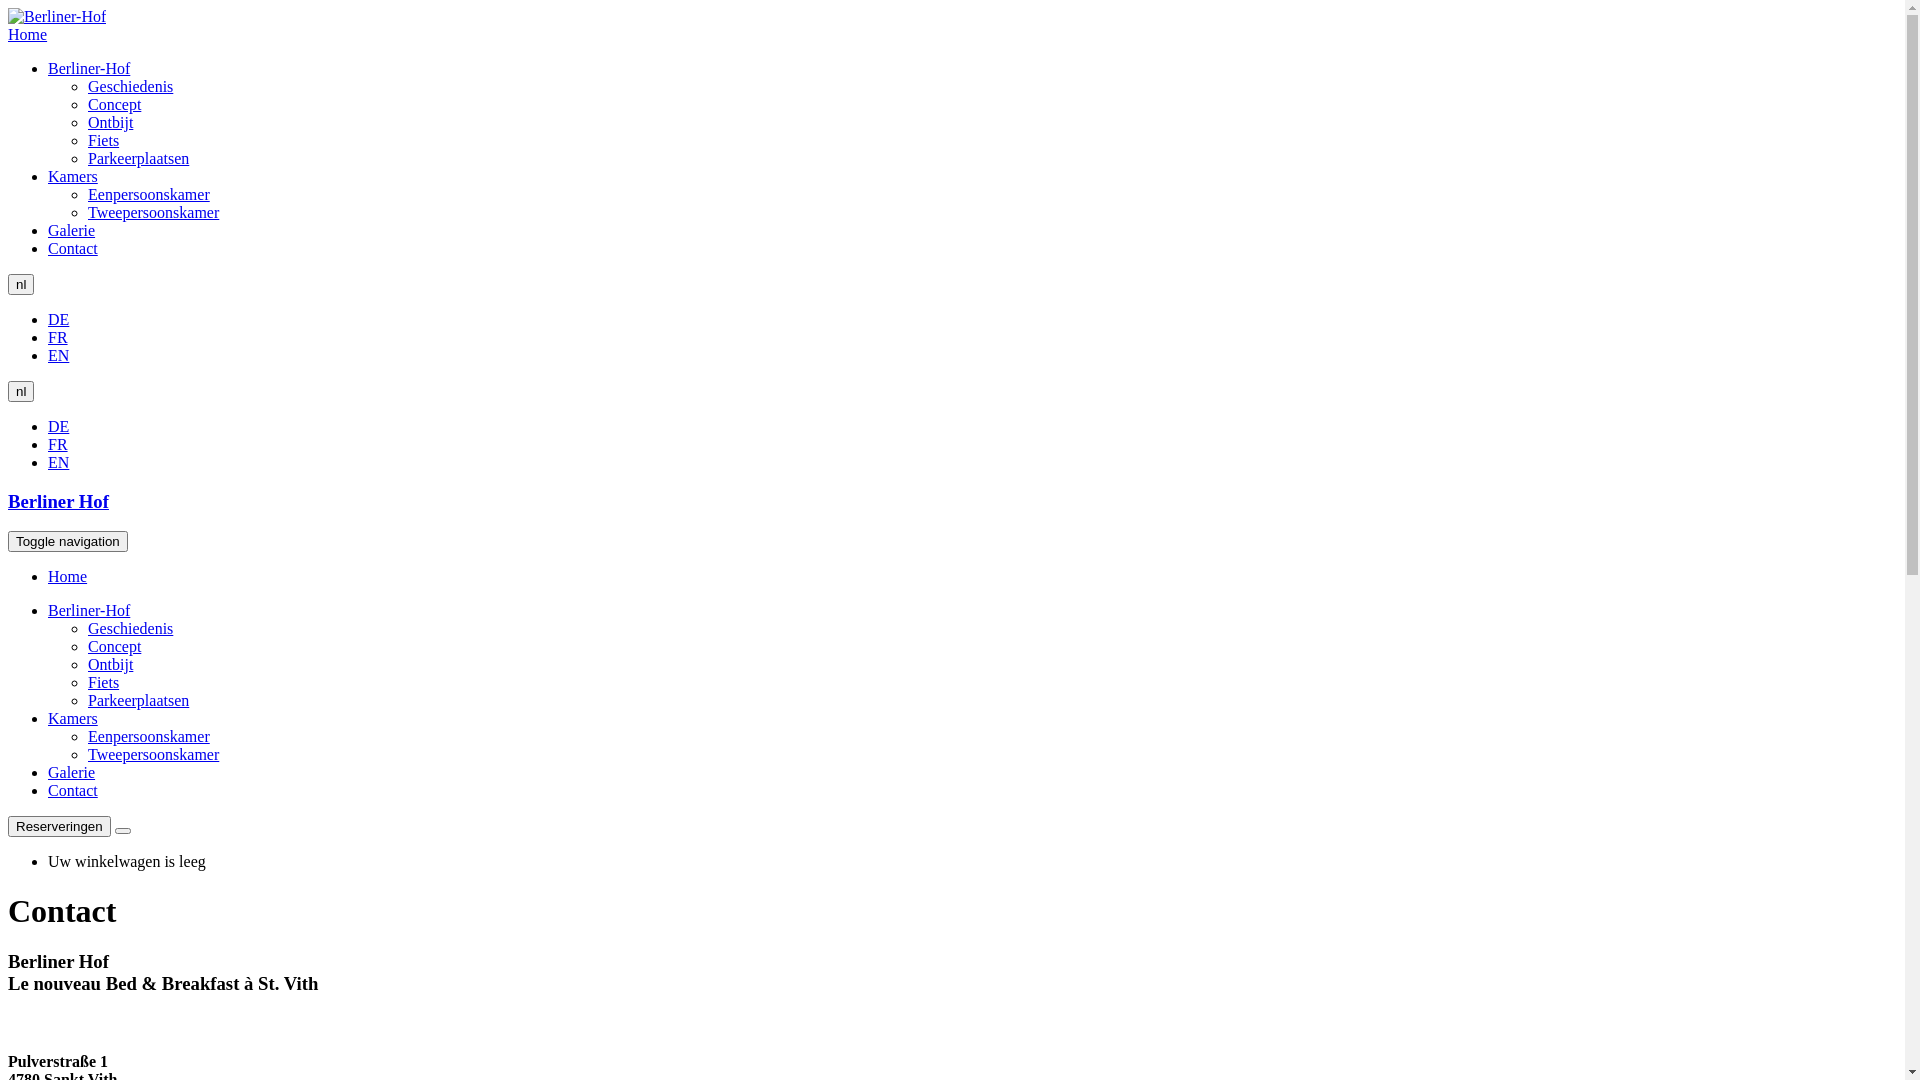 This screenshot has width=1920, height=1080. I want to click on 'Eenpersoonskamer', so click(147, 194).